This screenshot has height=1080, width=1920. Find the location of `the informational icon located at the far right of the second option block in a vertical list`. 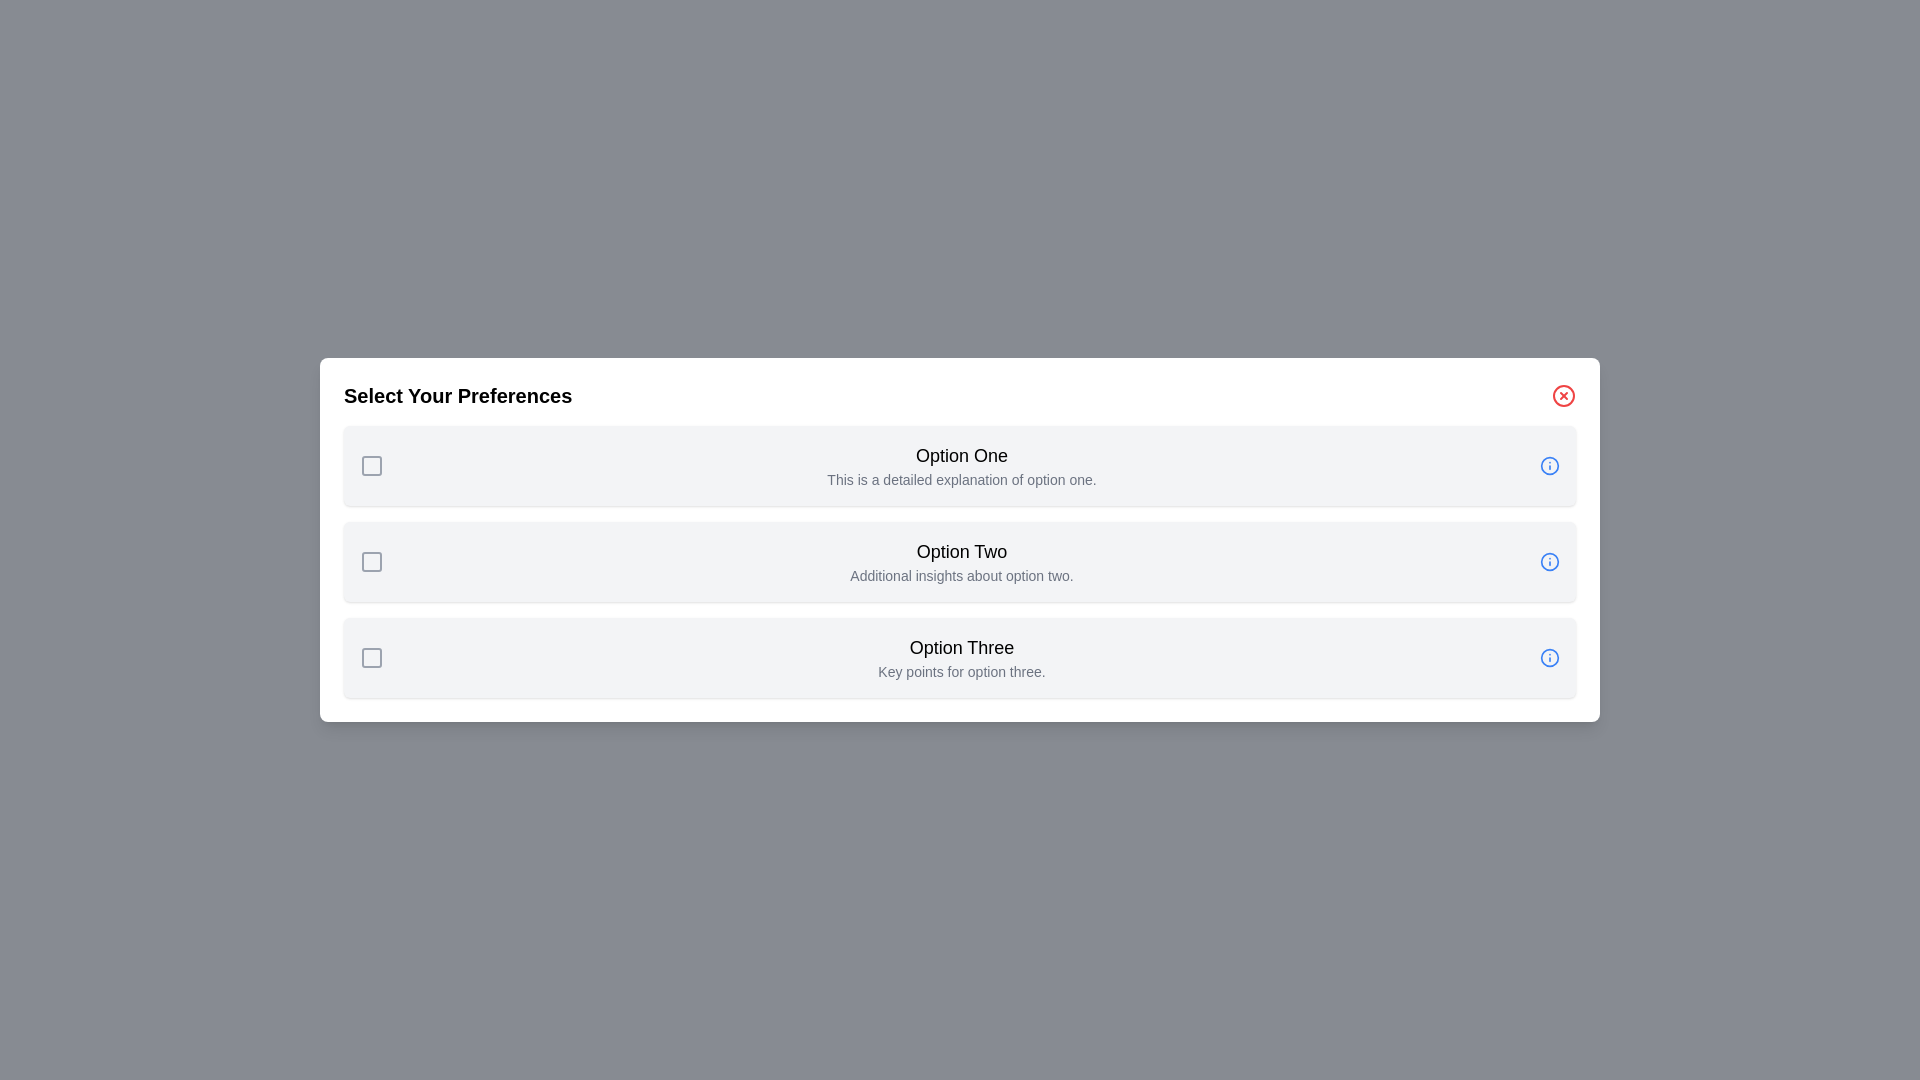

the informational icon located at the far right of the second option block in a vertical list is located at coordinates (1549, 562).